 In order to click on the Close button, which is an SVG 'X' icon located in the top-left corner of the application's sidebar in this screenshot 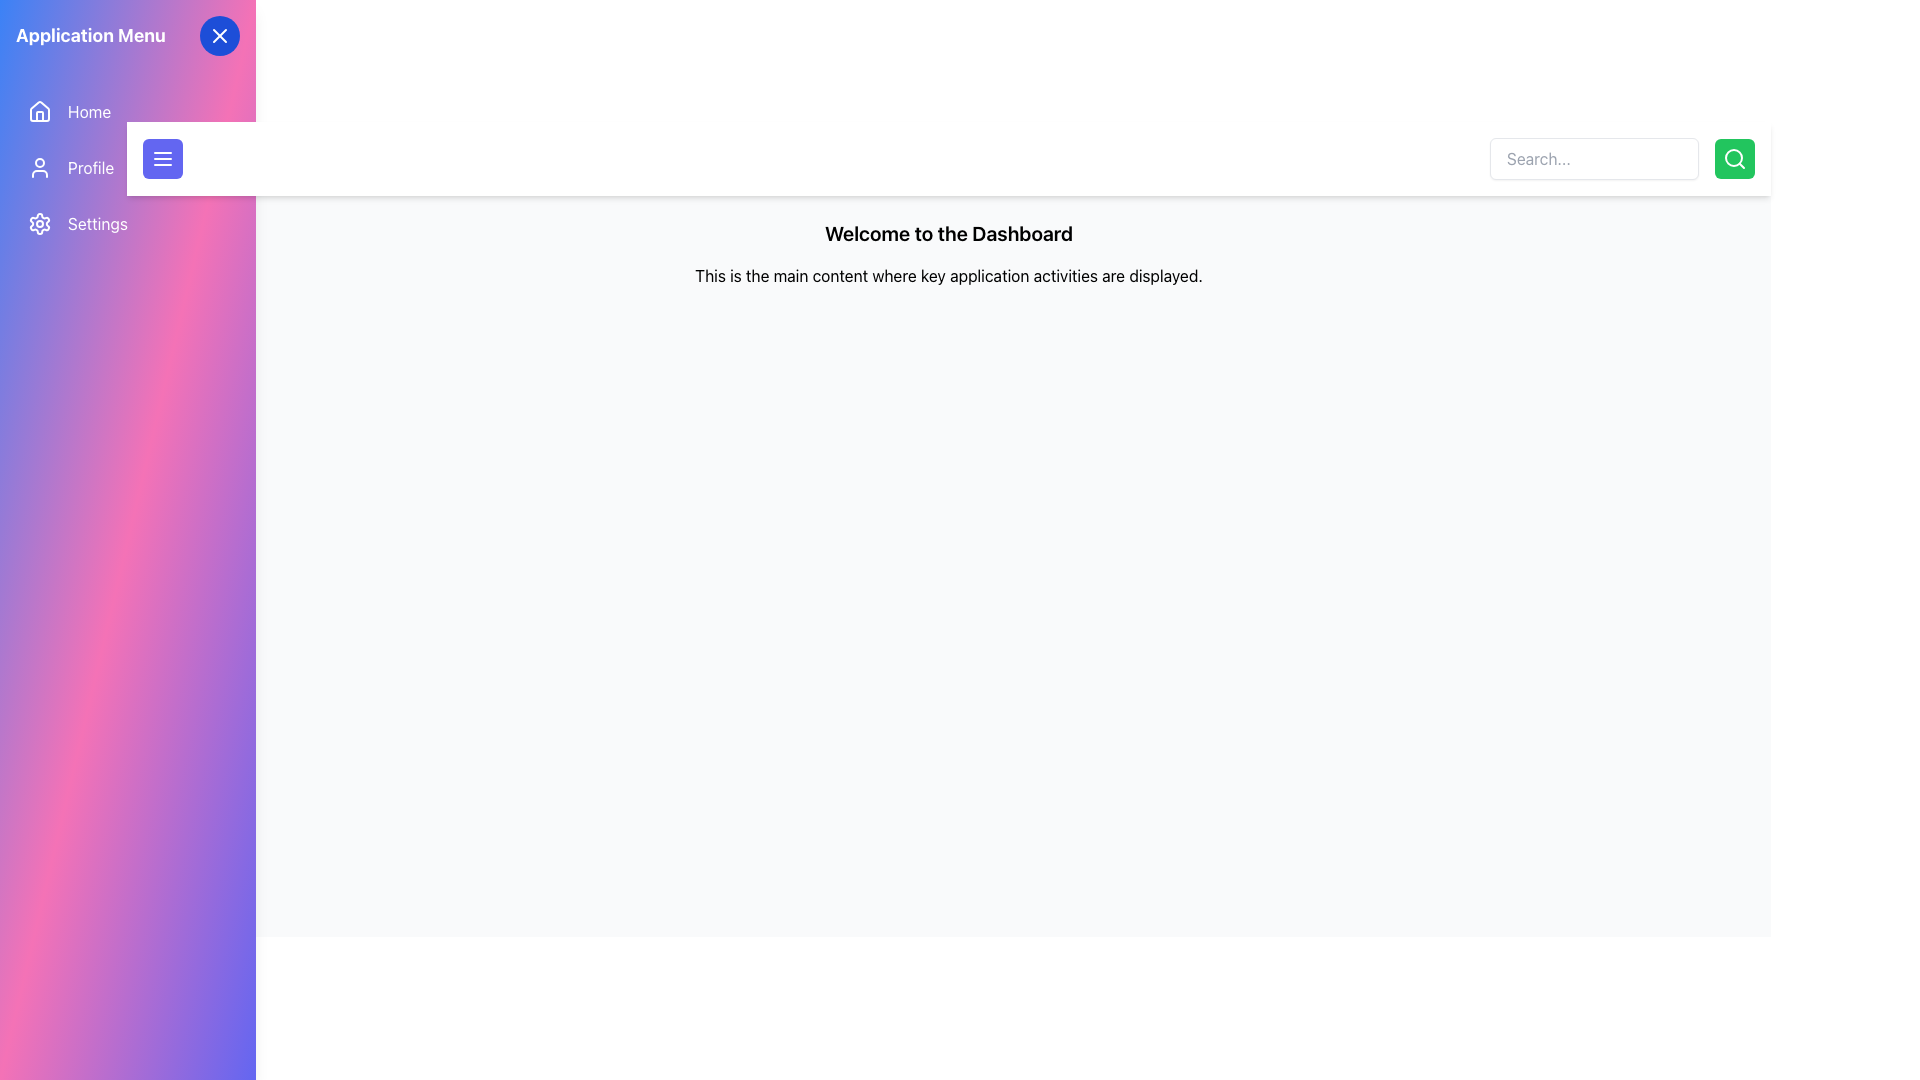, I will do `click(220, 35)`.